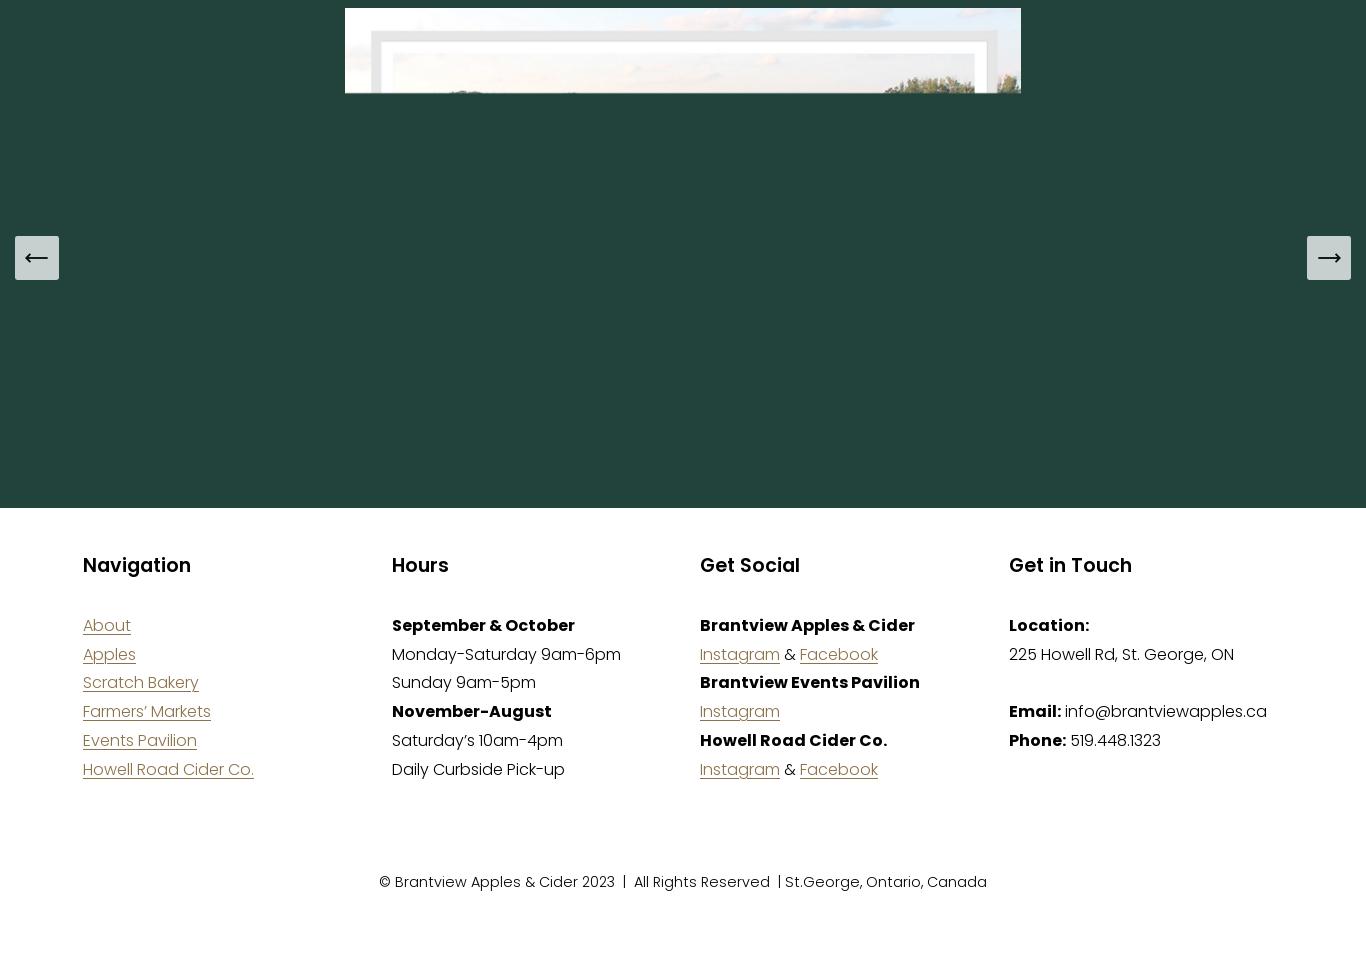 Image resolution: width=1366 pixels, height=954 pixels. I want to click on 'About', so click(106, 623).